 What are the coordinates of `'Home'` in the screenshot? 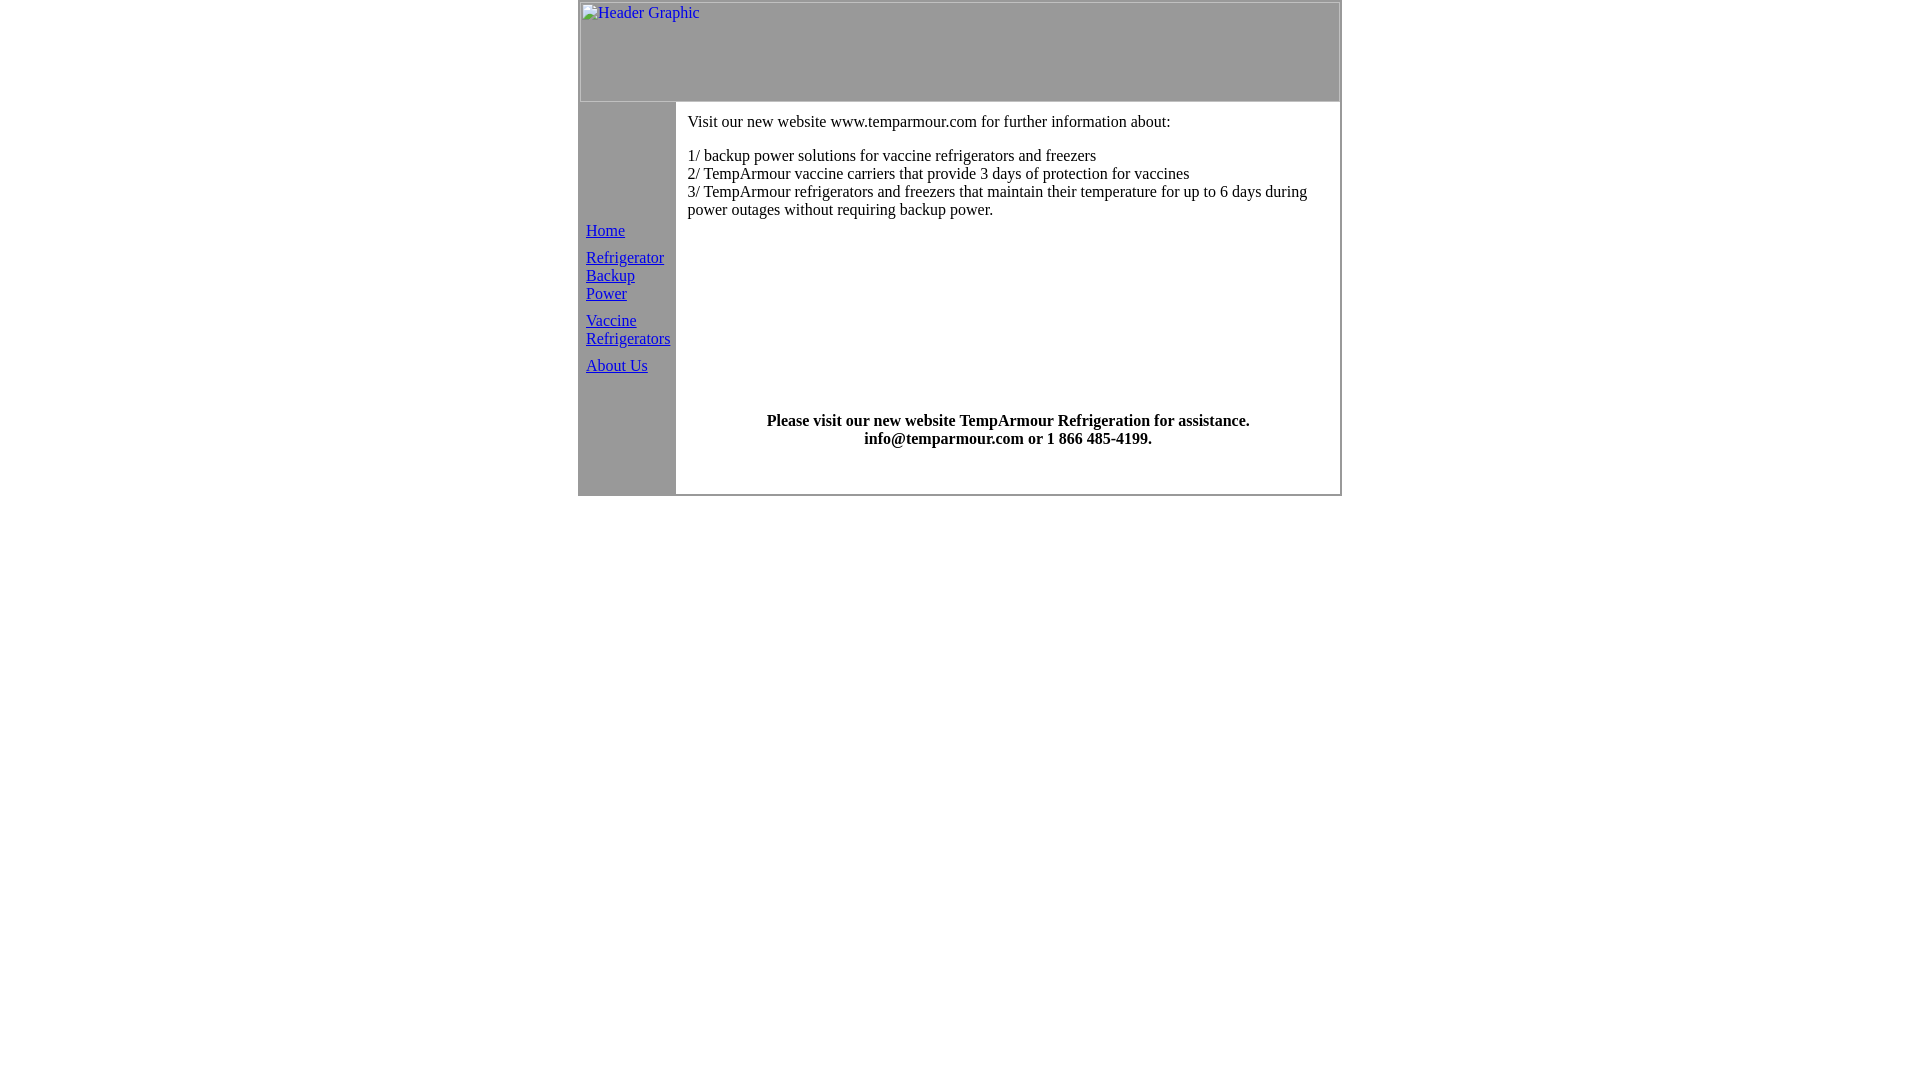 It's located at (604, 229).